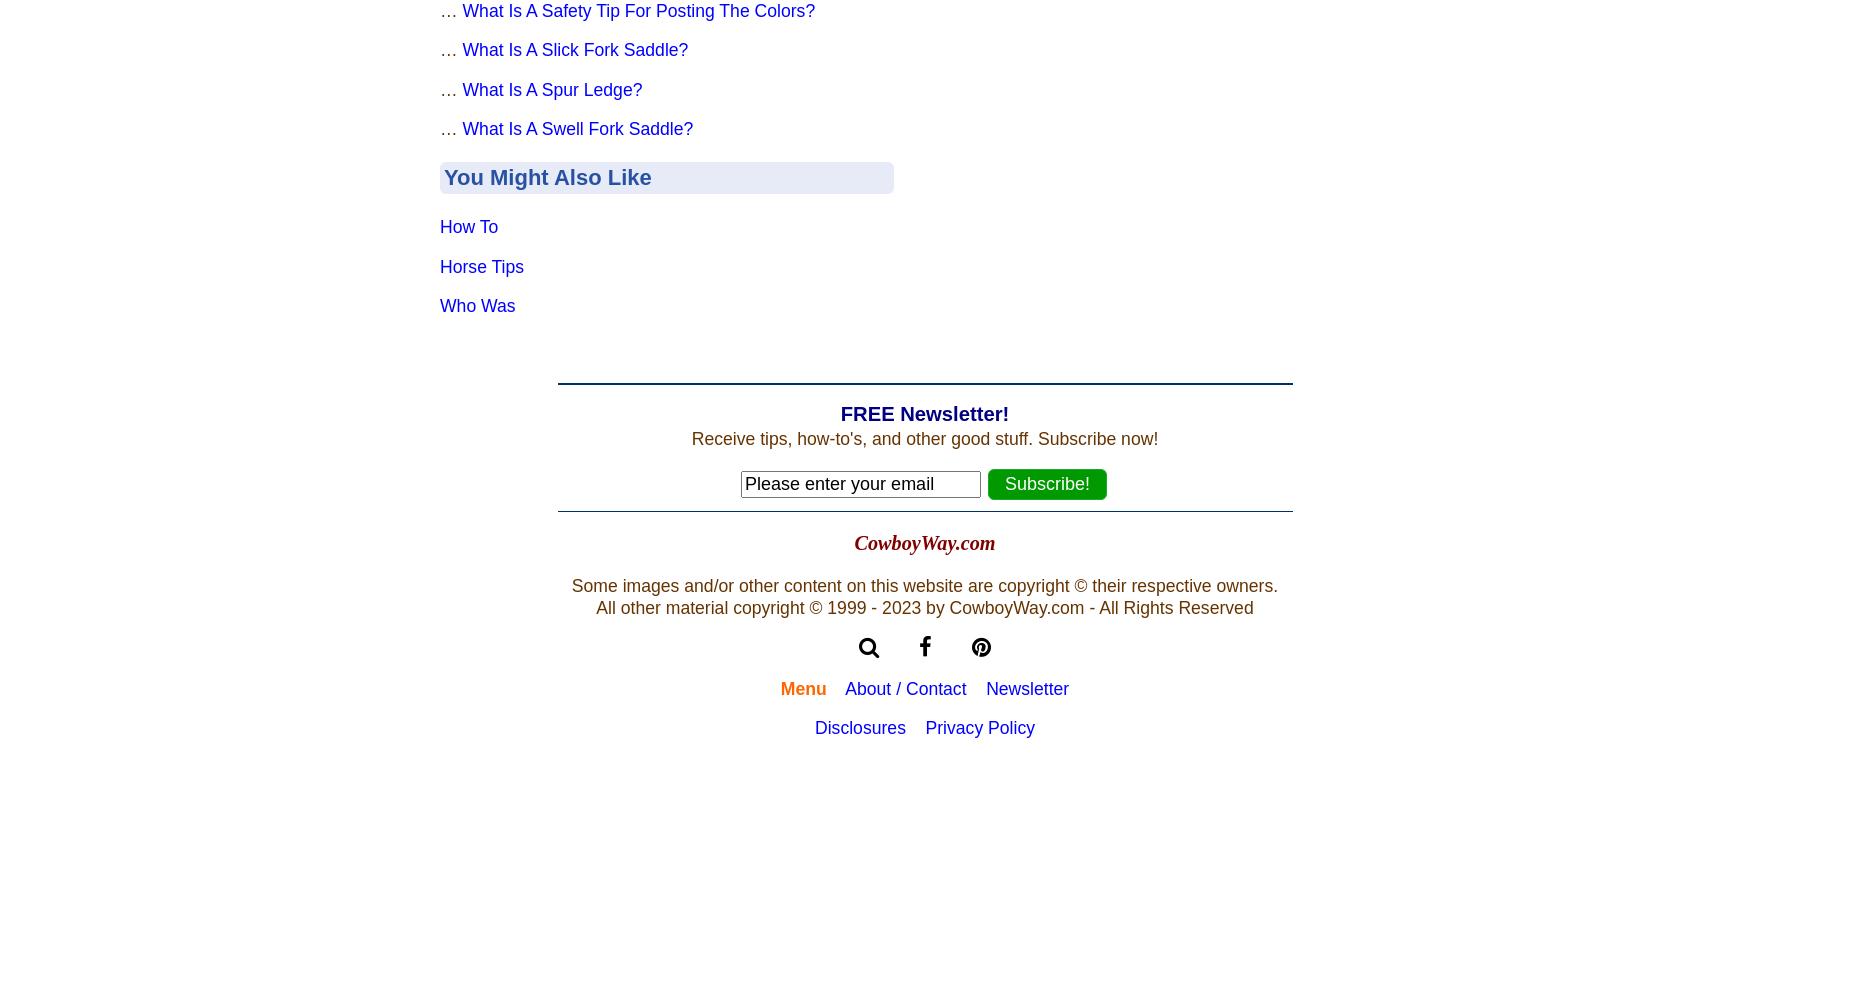 Image resolution: width=1850 pixels, height=981 pixels. Describe the element at coordinates (577, 128) in the screenshot. I see `'What Is A Swell Fork Saddle?'` at that location.